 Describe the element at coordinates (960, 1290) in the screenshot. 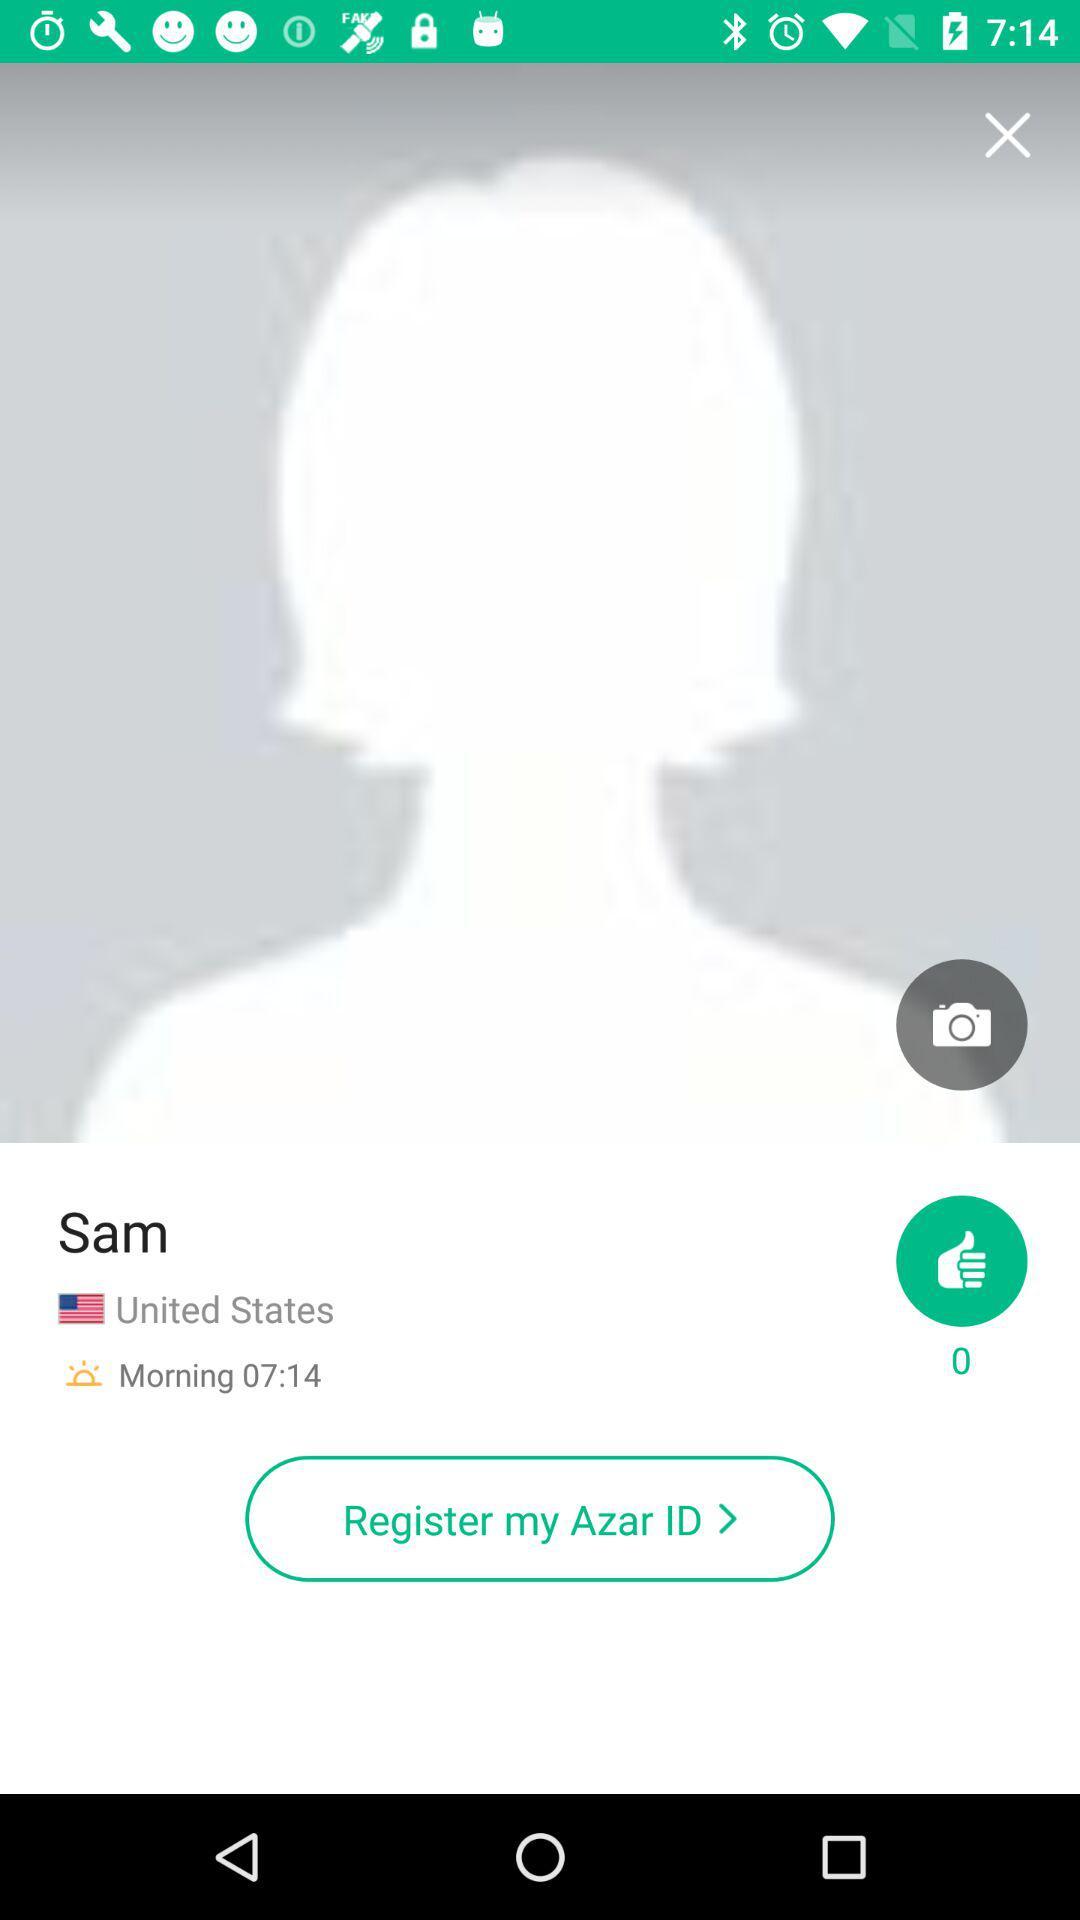

I see `the item next to the united states item` at that location.